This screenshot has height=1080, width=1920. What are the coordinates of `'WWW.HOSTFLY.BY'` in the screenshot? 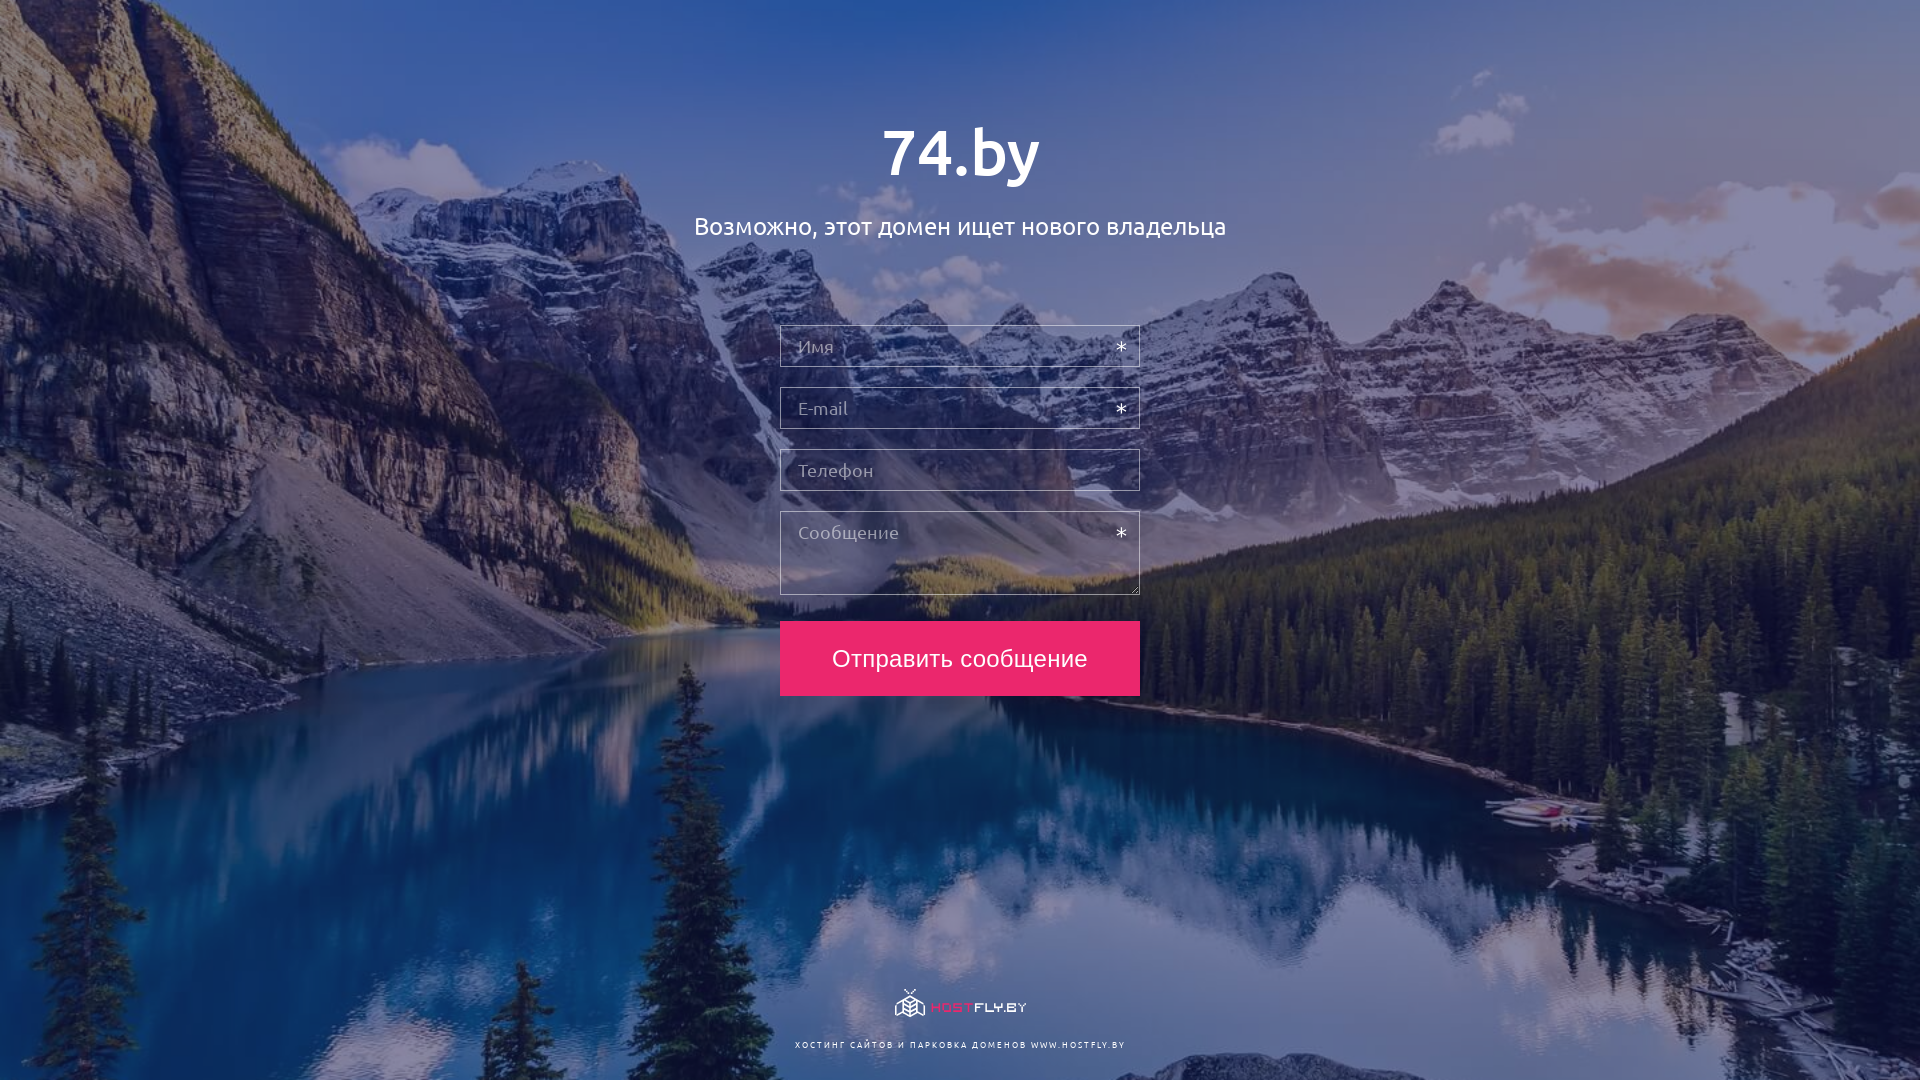 It's located at (1076, 1043).